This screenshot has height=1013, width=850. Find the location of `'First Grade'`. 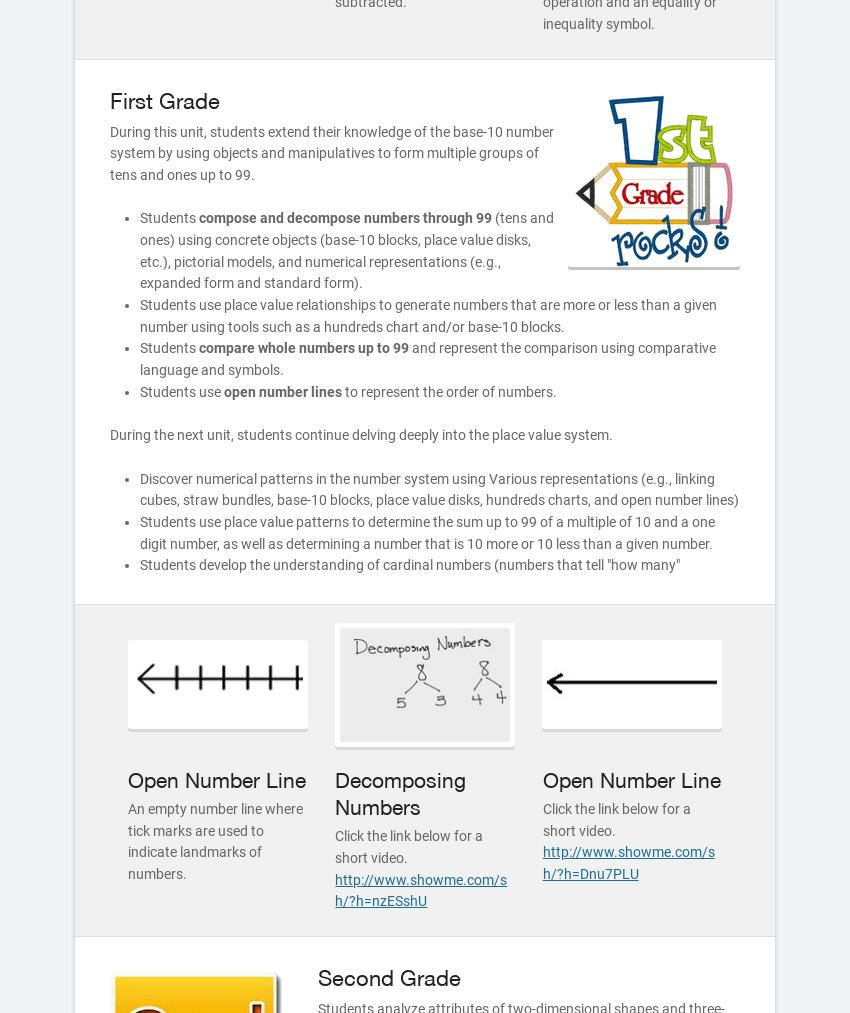

'First Grade' is located at coordinates (164, 98).